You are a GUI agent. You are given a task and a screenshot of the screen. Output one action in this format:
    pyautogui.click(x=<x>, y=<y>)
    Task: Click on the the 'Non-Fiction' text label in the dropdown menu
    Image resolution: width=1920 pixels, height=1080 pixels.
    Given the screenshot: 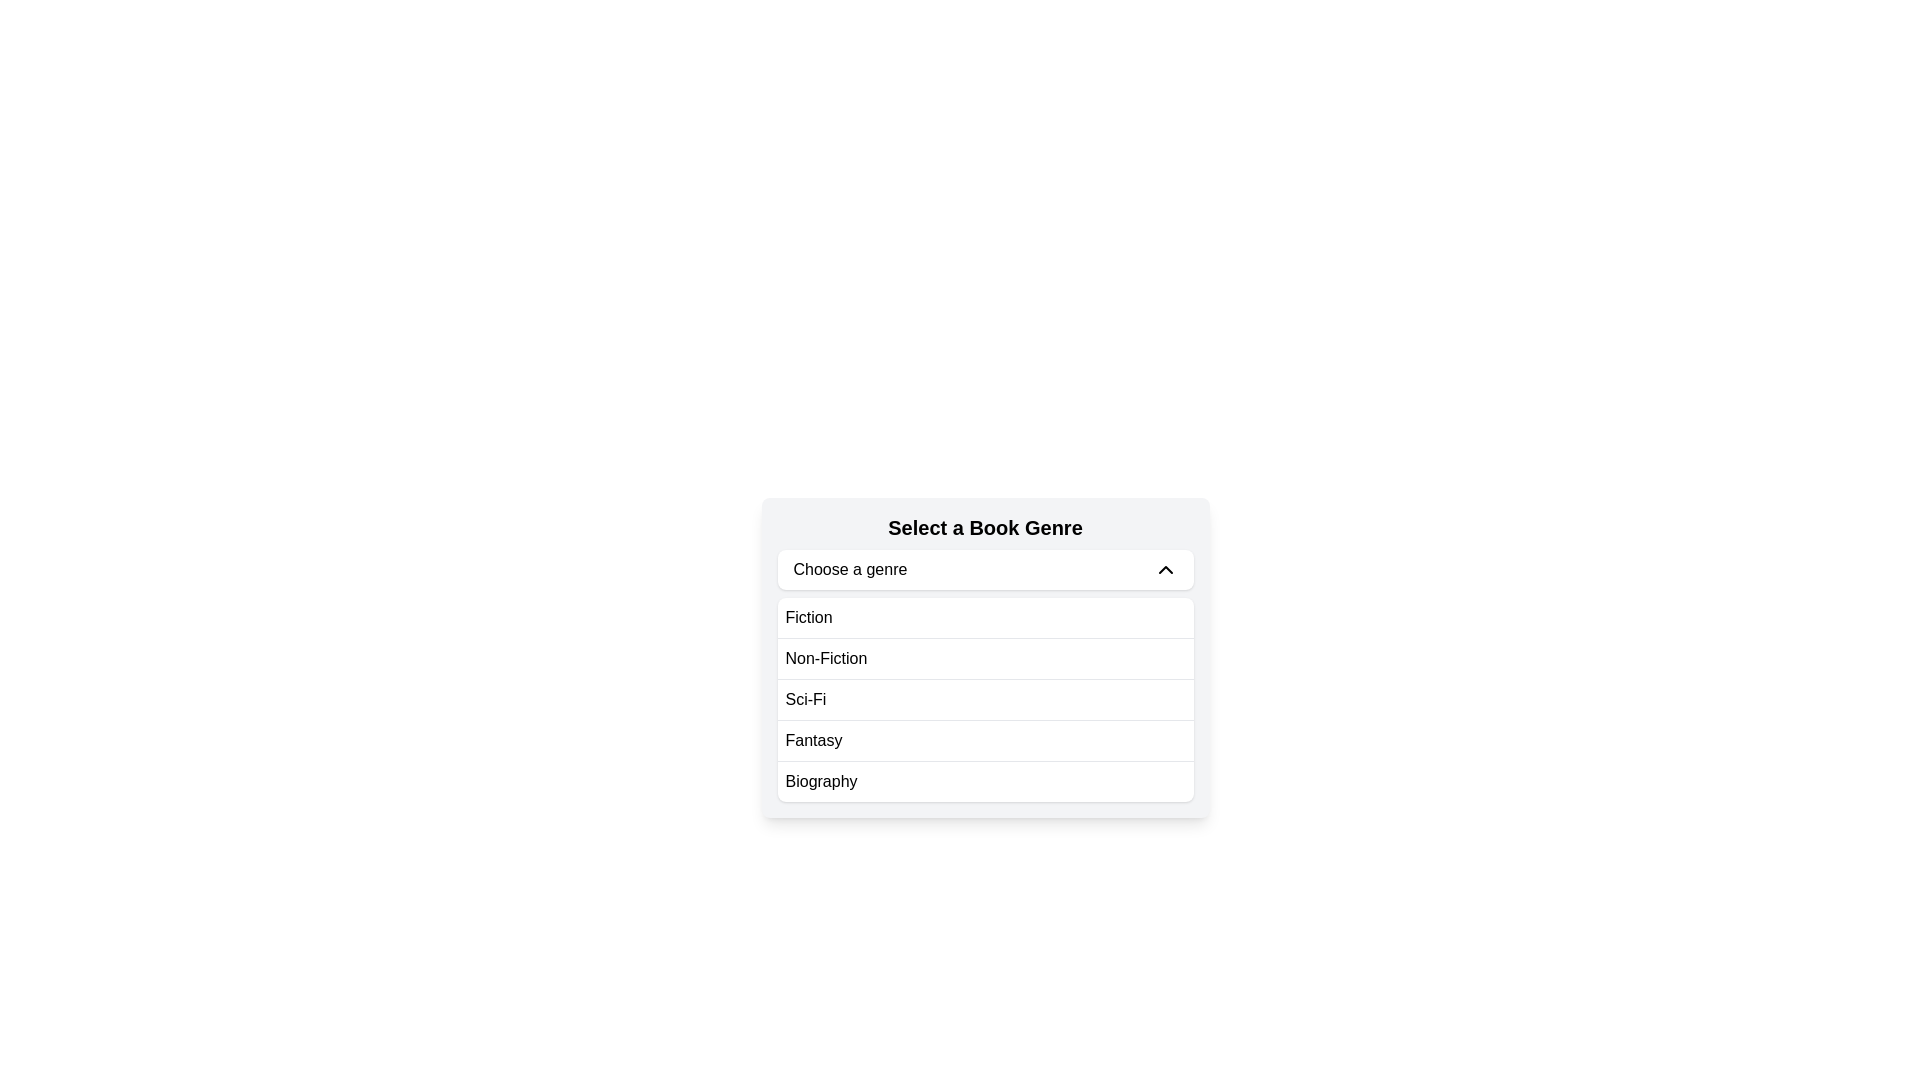 What is the action you would take?
    pyautogui.click(x=826, y=659)
    